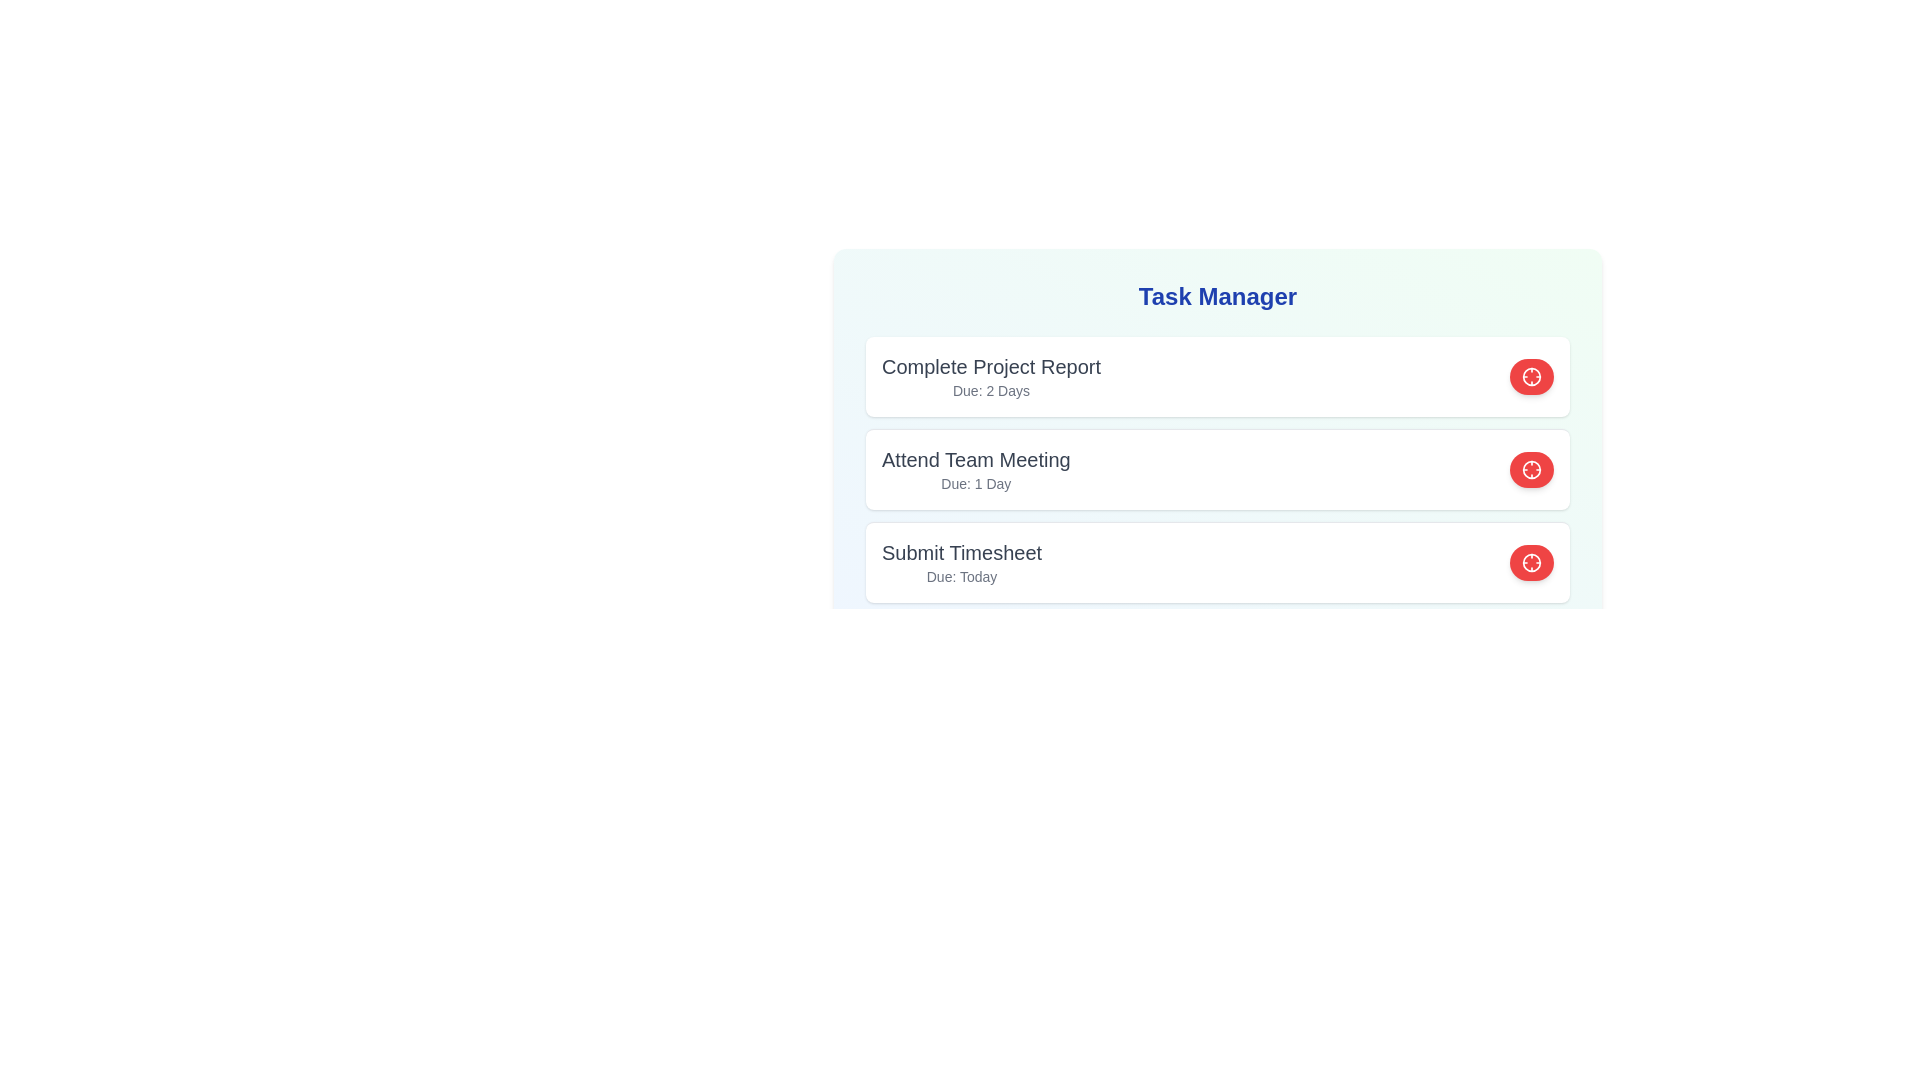 The width and height of the screenshot is (1920, 1080). What do you see at coordinates (1530, 377) in the screenshot?
I see `the circular red button with a white crosshair icon located` at bounding box center [1530, 377].